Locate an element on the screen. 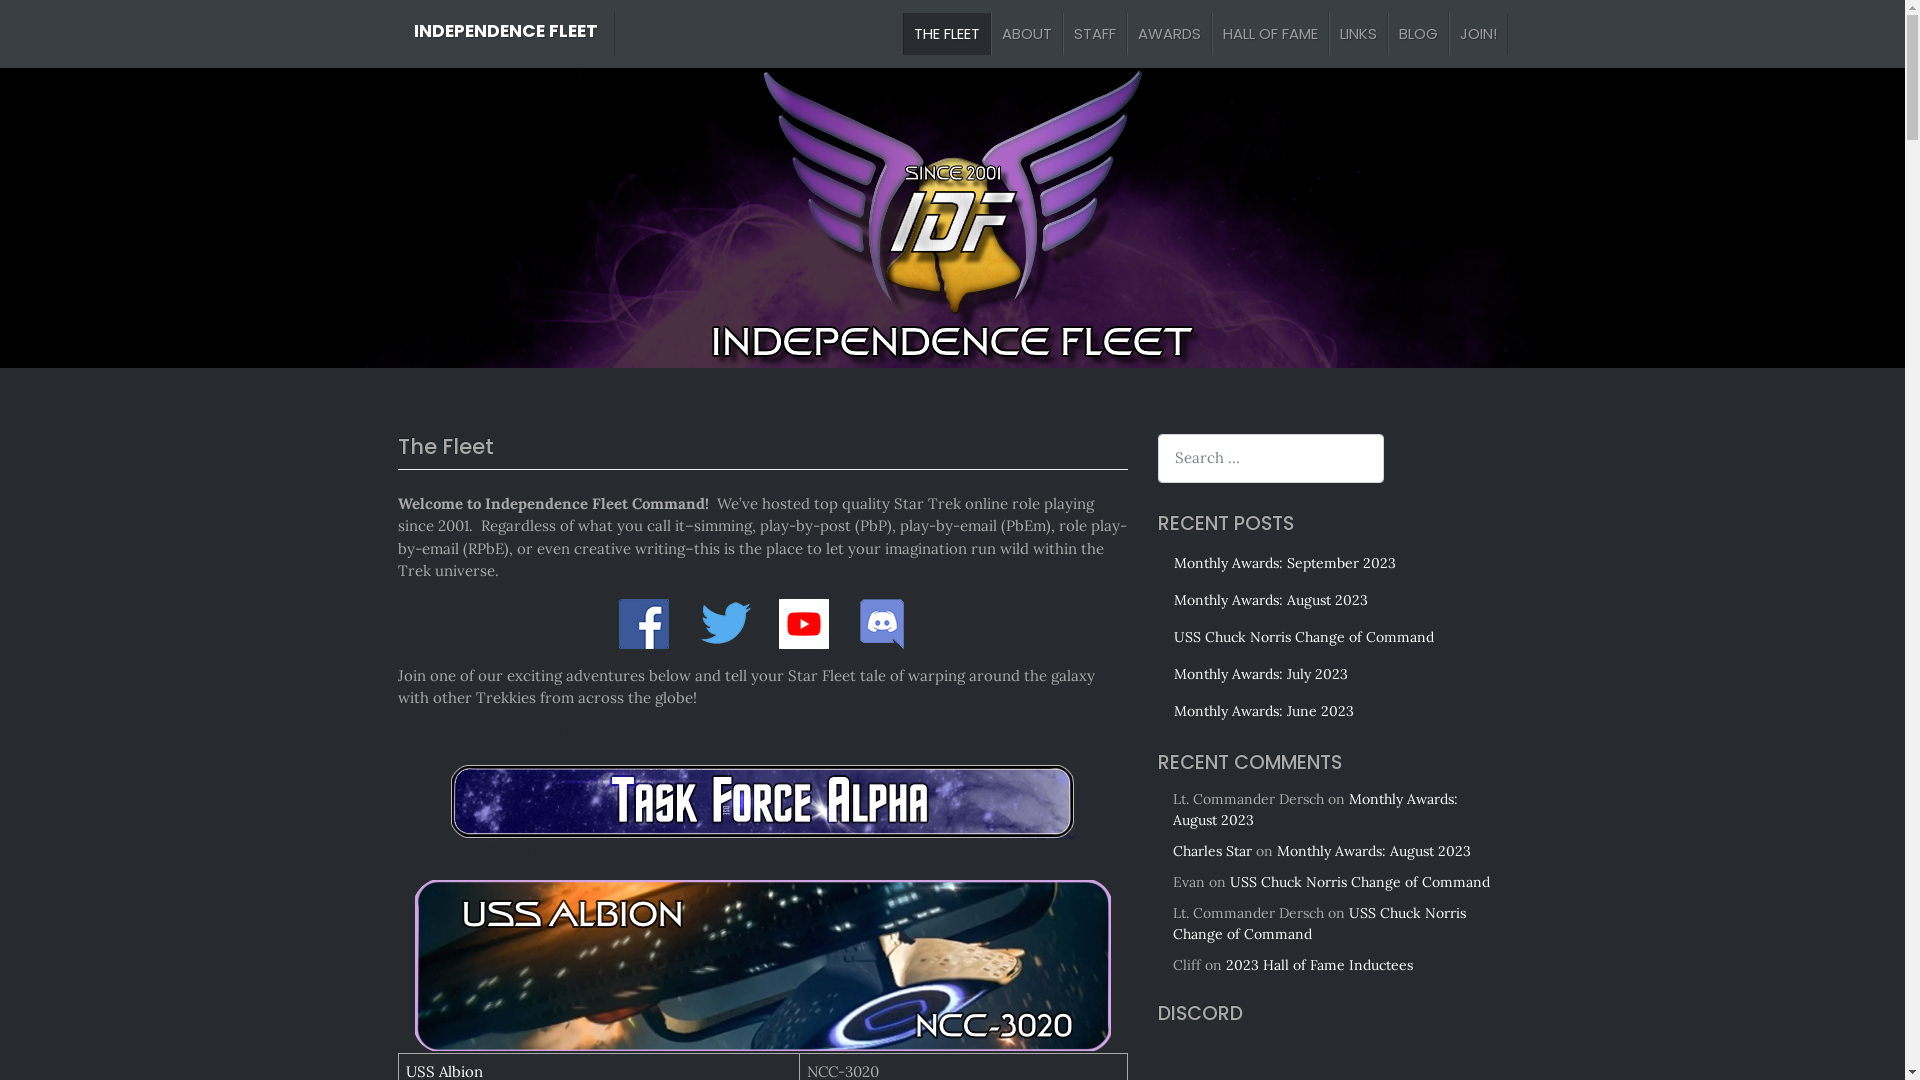 Image resolution: width=1920 pixels, height=1080 pixels. 'Monthly Awards: August 2023' is located at coordinates (1314, 808).